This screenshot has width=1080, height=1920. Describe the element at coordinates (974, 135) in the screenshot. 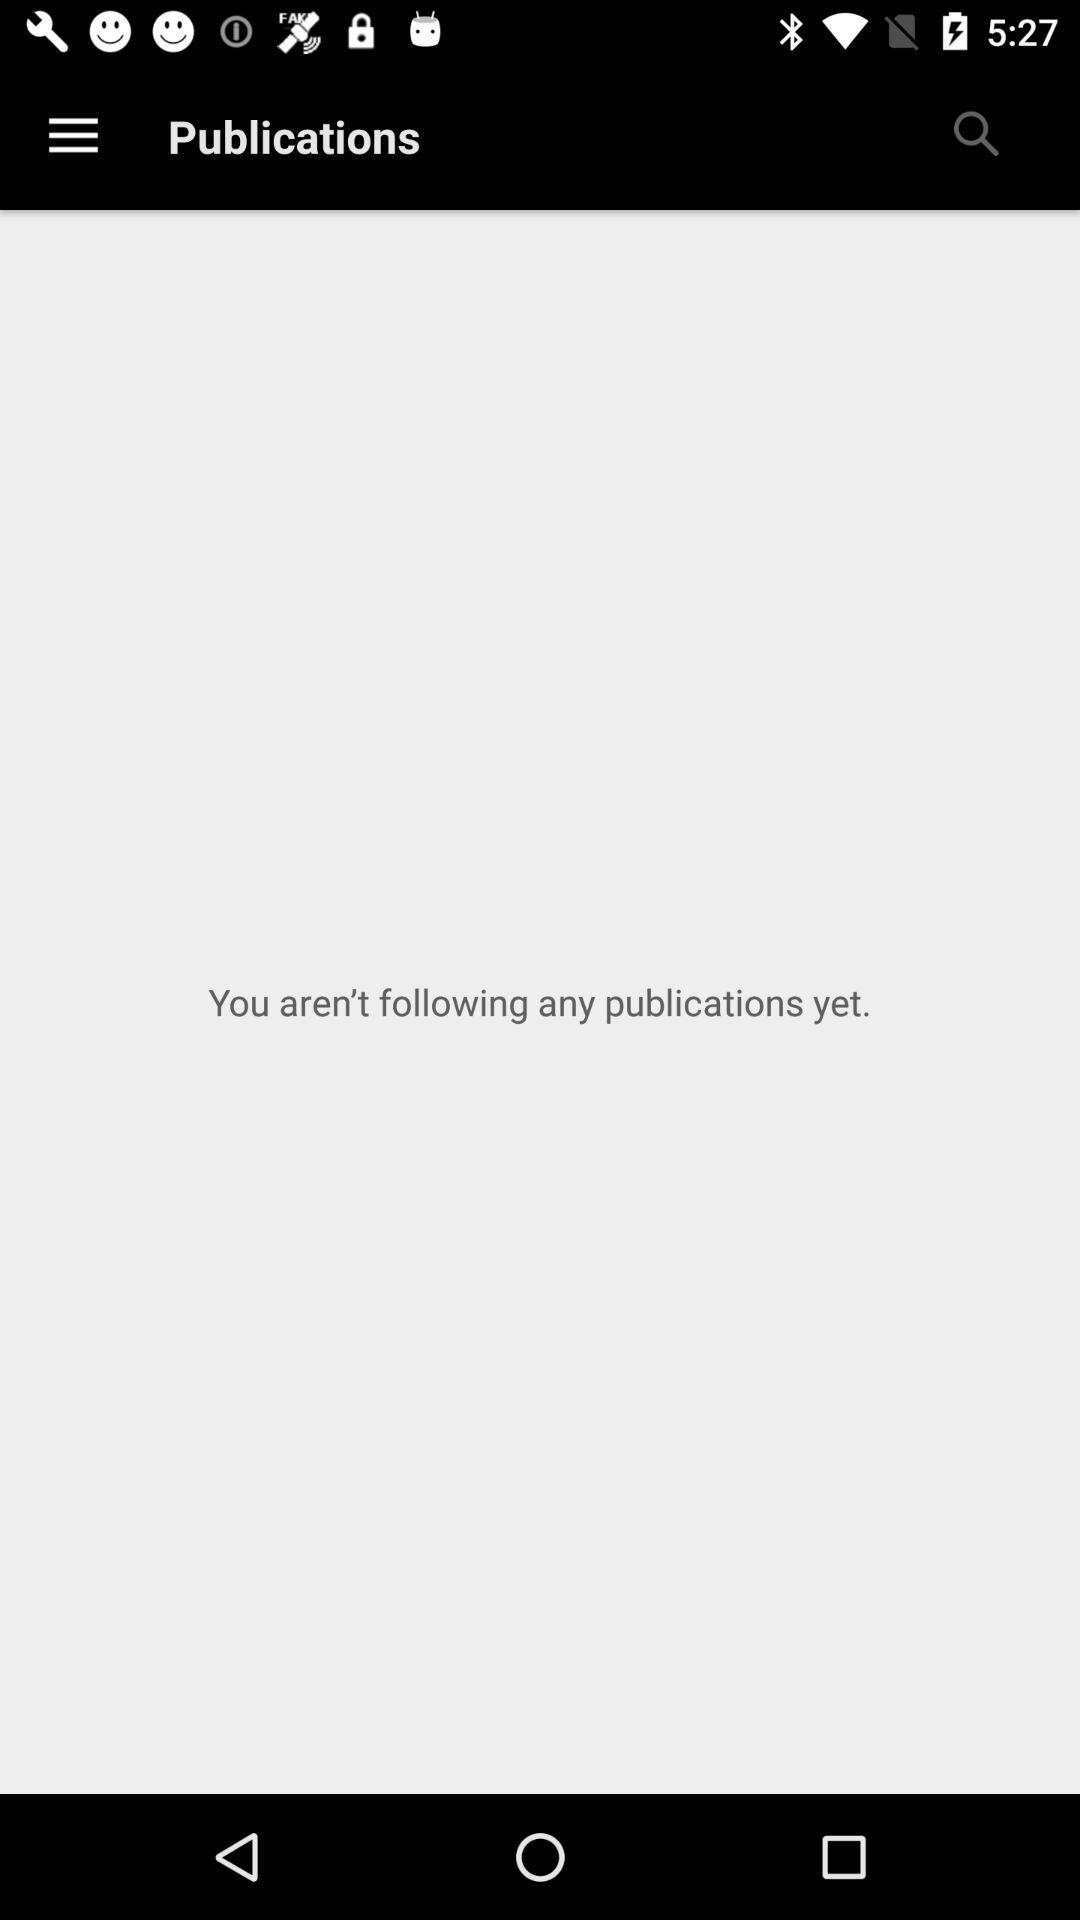

I see `icon at the top right corner` at that location.